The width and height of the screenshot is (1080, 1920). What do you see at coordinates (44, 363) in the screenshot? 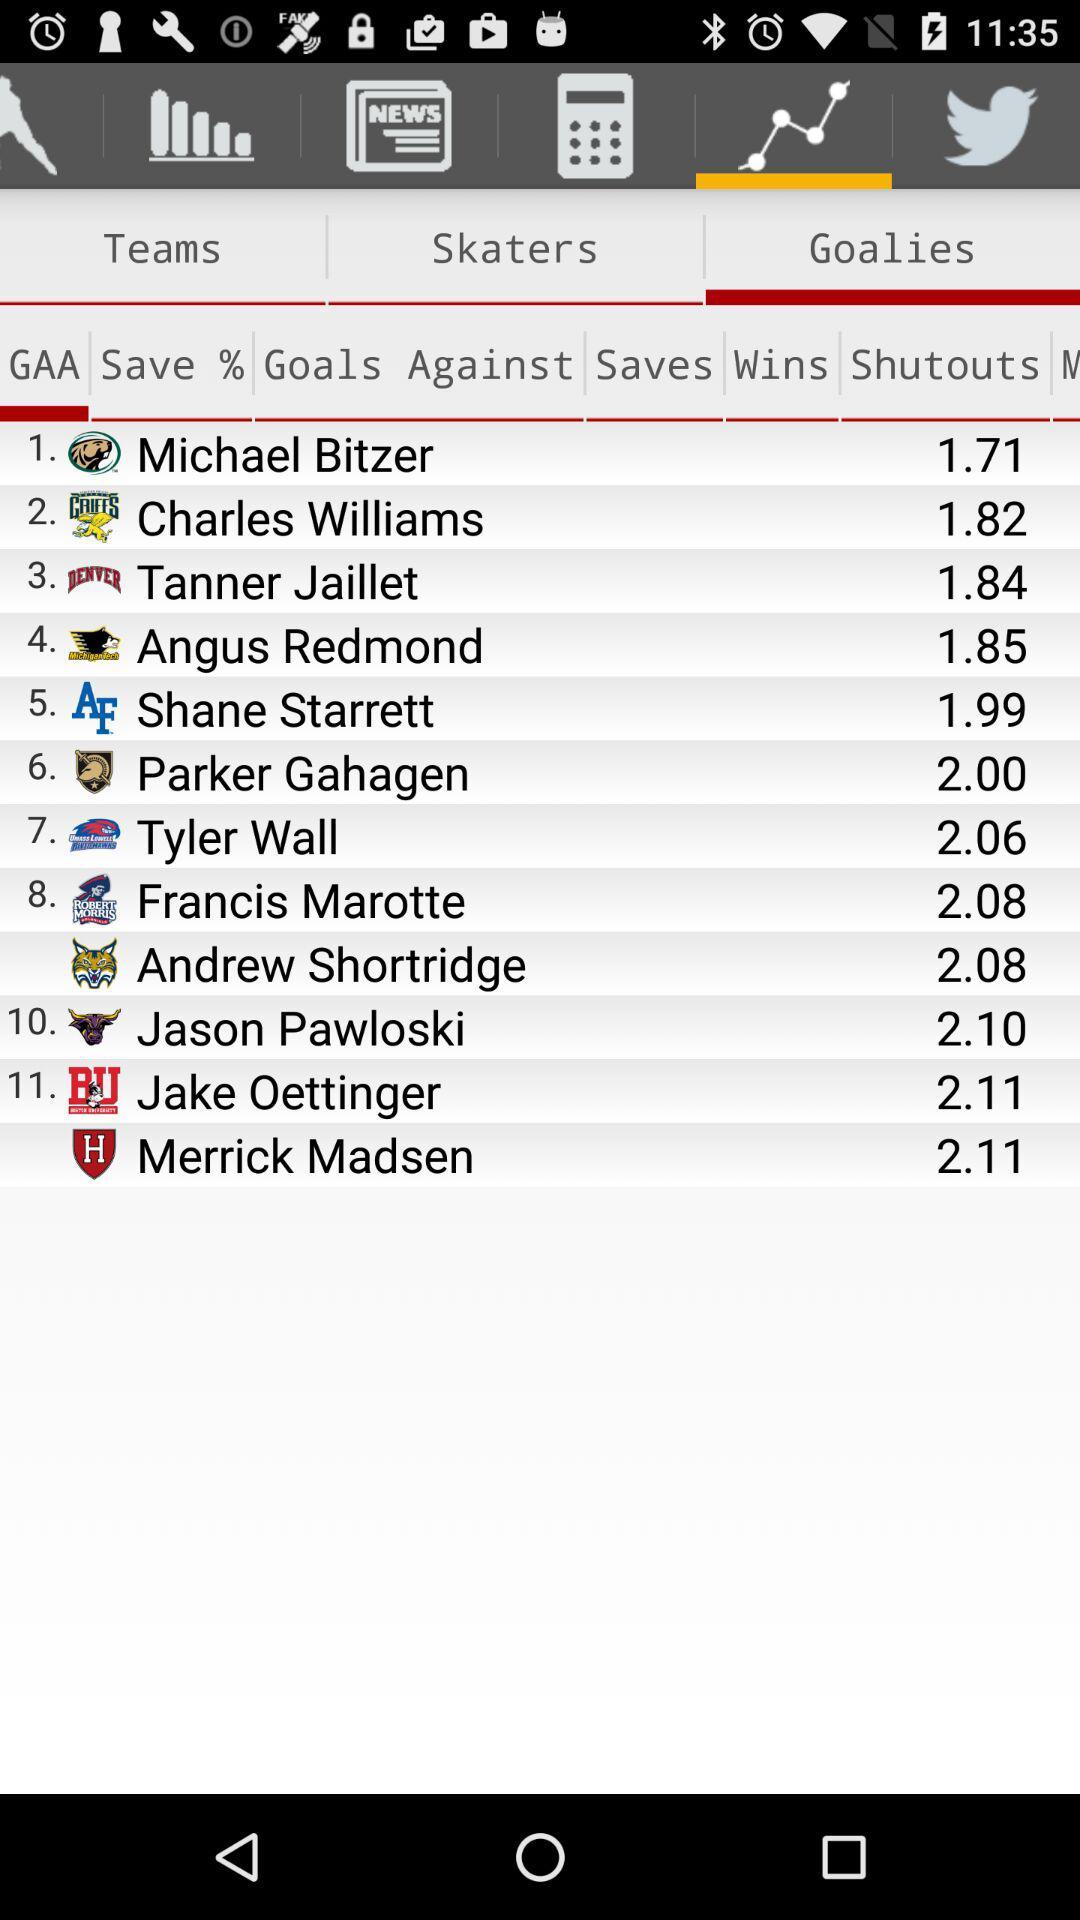
I see `the gaa` at bounding box center [44, 363].